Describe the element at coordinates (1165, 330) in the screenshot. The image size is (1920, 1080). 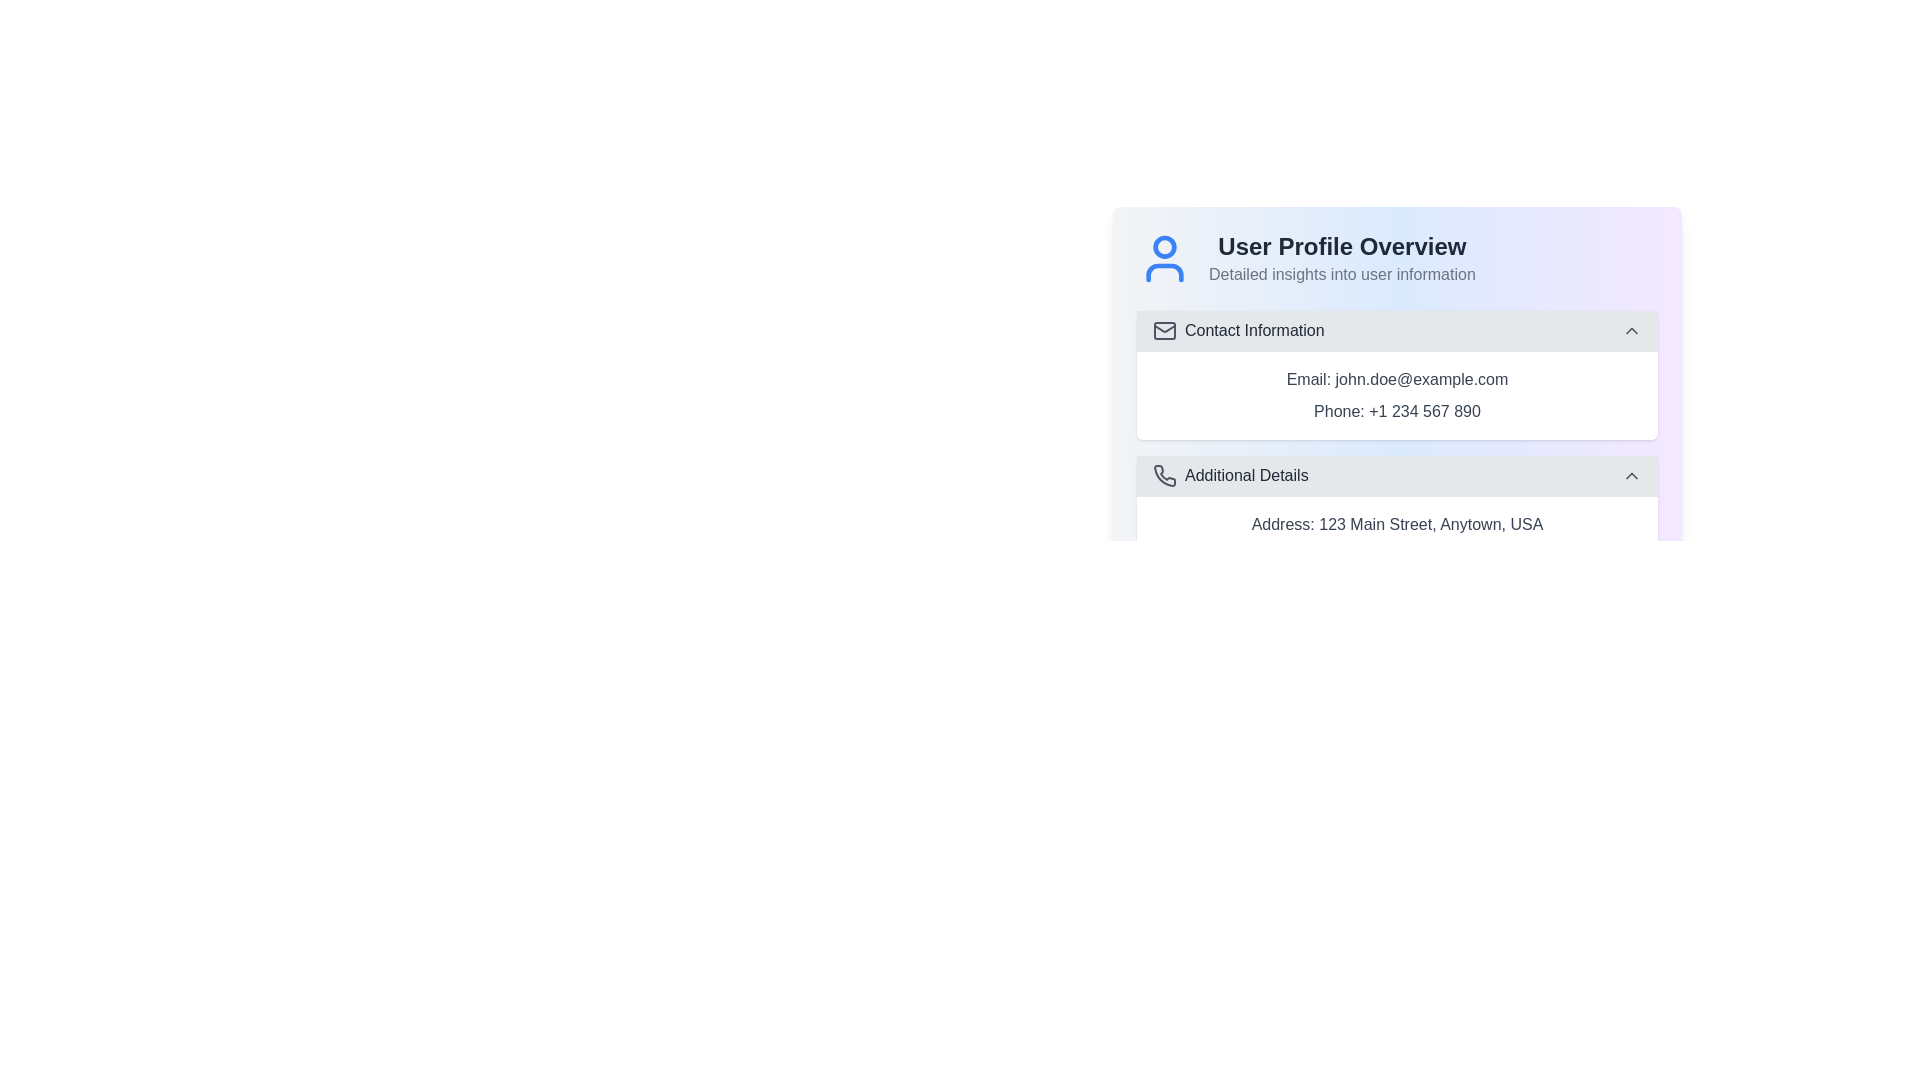
I see `the contact information icon located to the left of the 'Contact Information' text in the 'User Profile Overview' page` at that location.